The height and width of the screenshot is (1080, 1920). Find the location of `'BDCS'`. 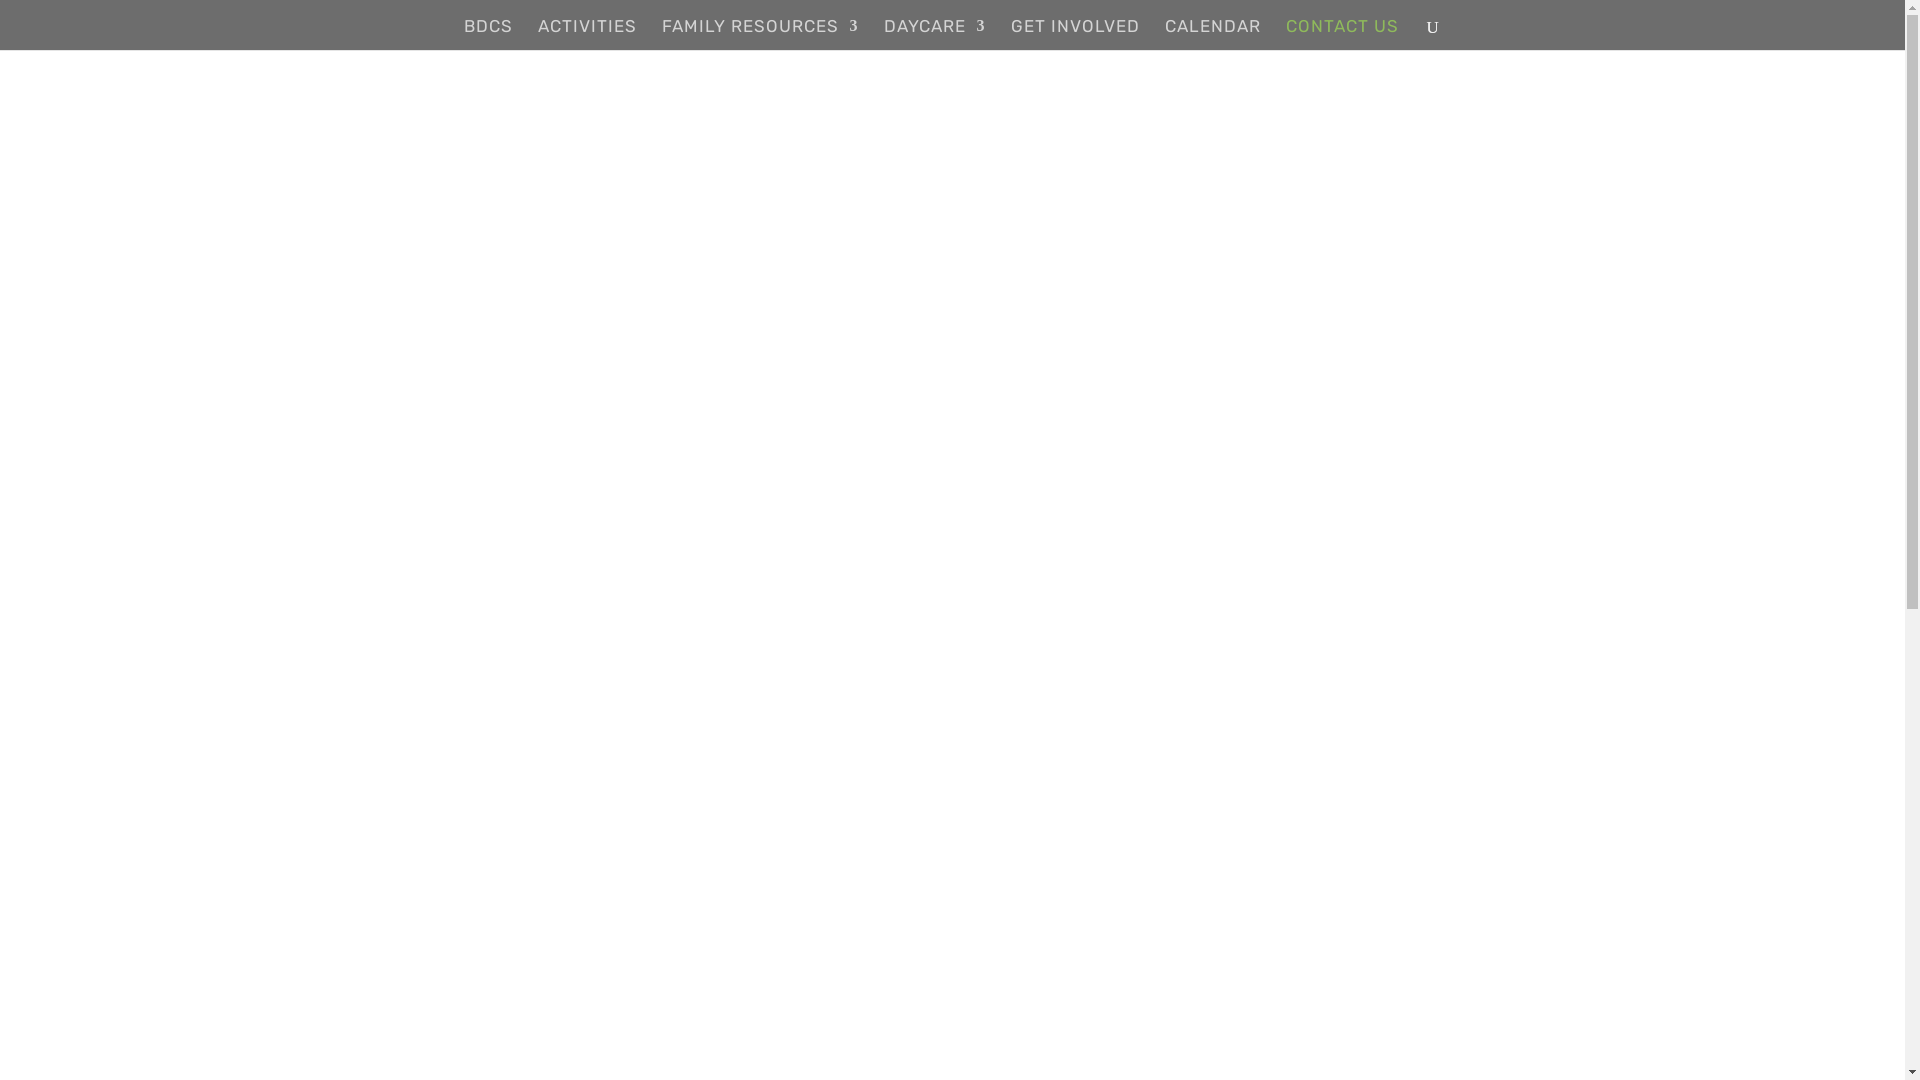

'BDCS' is located at coordinates (488, 34).